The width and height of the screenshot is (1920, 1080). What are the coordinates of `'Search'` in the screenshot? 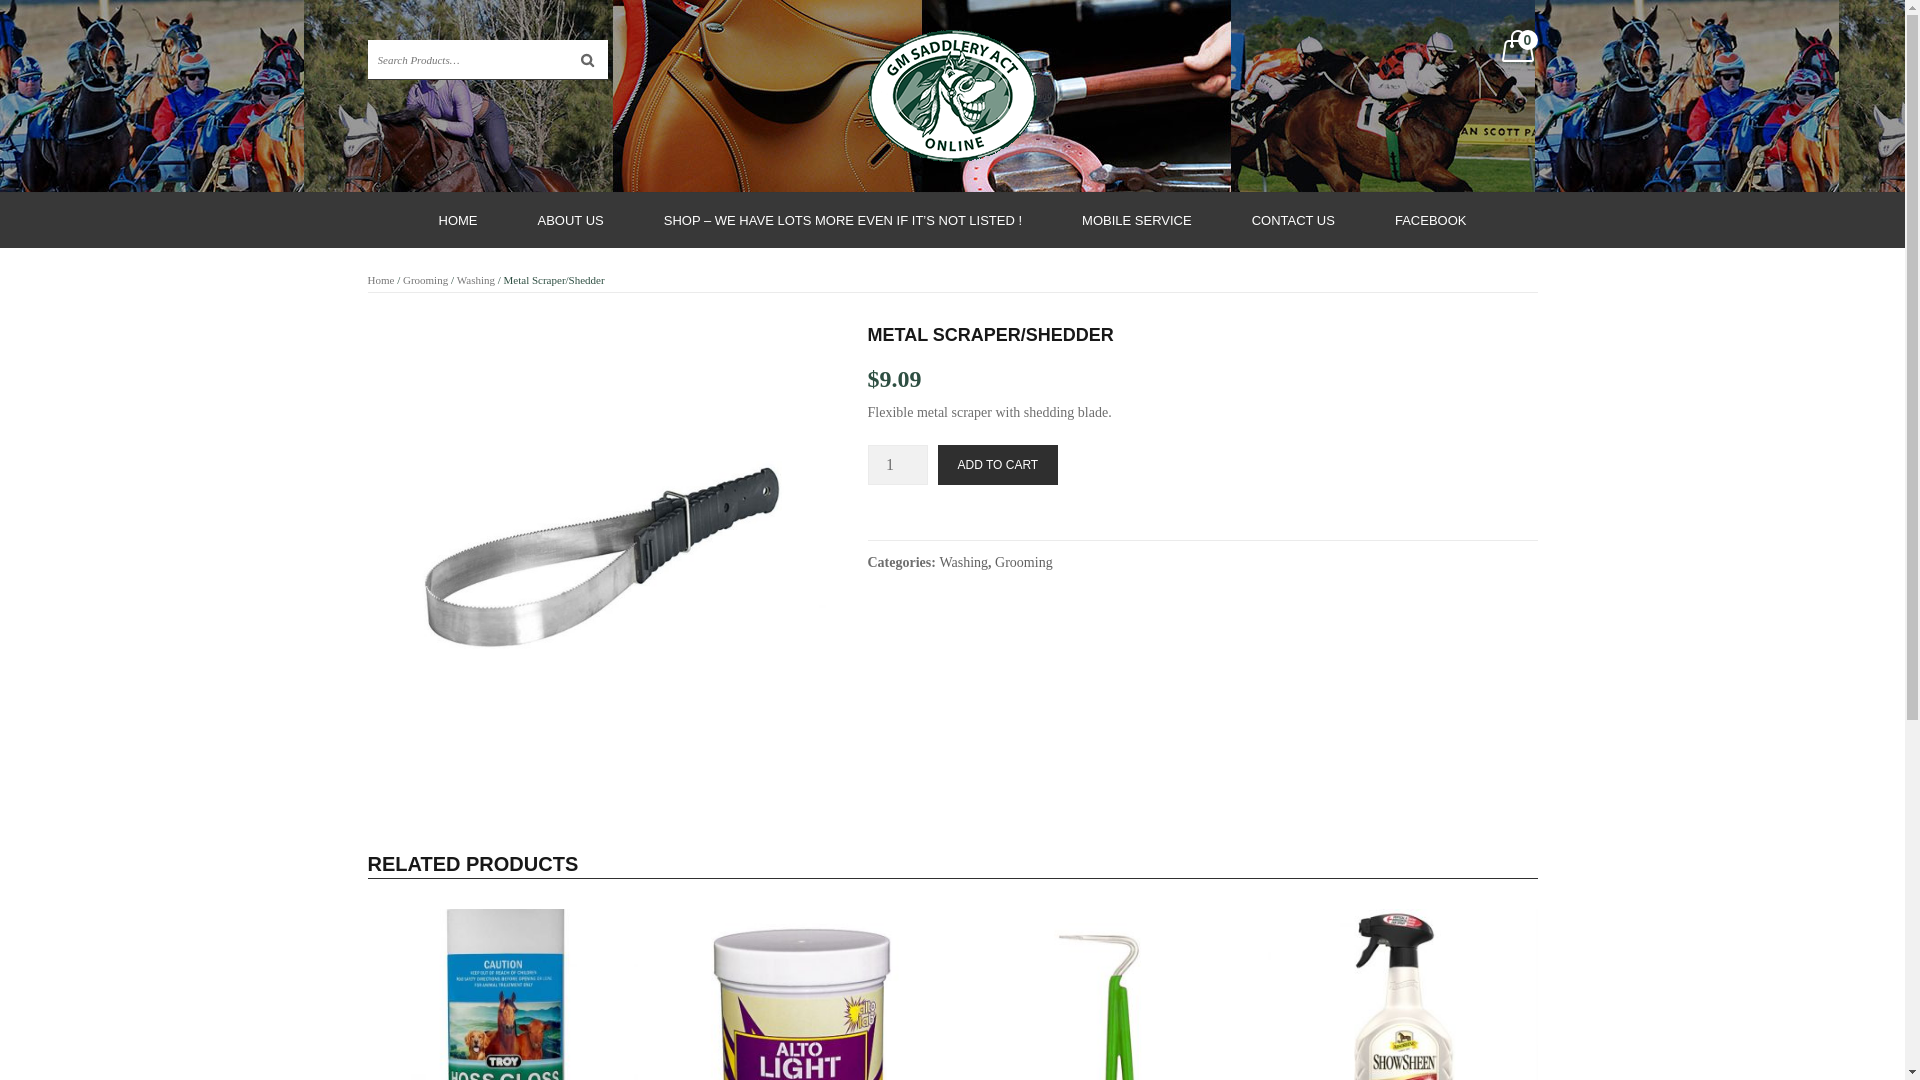 It's located at (587, 59).